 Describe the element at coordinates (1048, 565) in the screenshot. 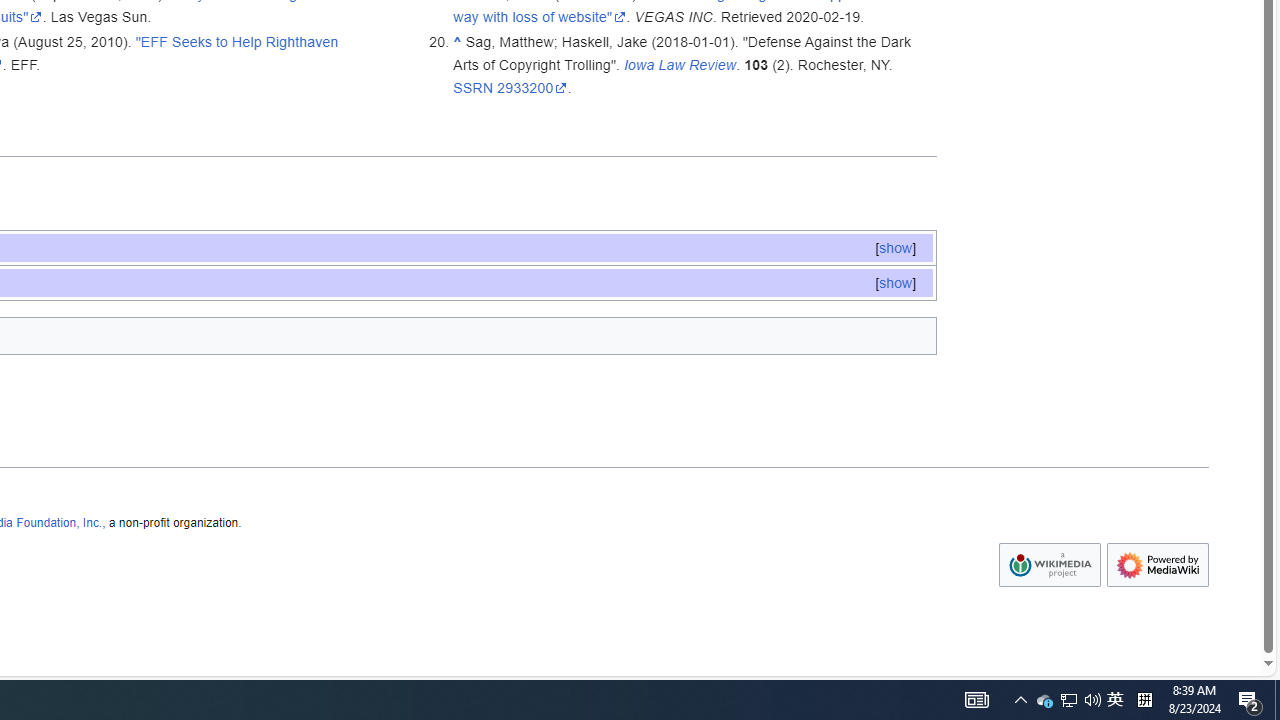

I see `'AutomationID: footer-copyrightico'` at that location.